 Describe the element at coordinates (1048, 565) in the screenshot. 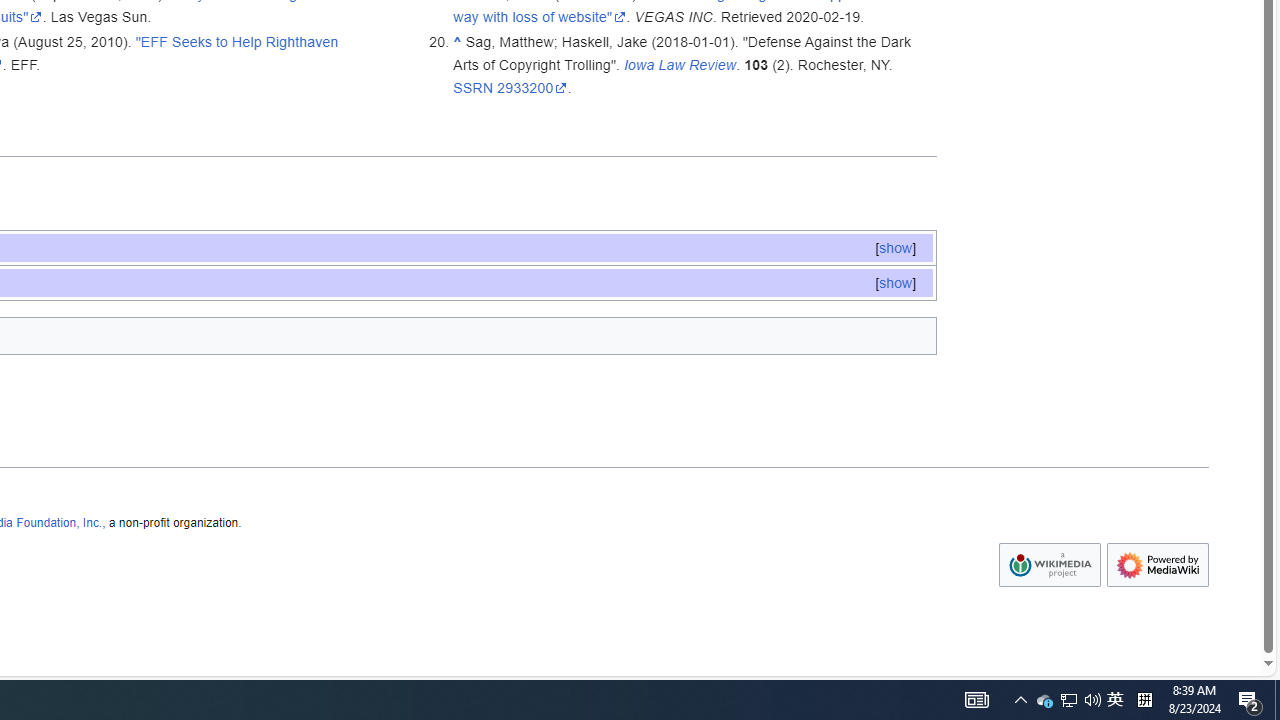

I see `'AutomationID: footer-copyrightico'` at that location.